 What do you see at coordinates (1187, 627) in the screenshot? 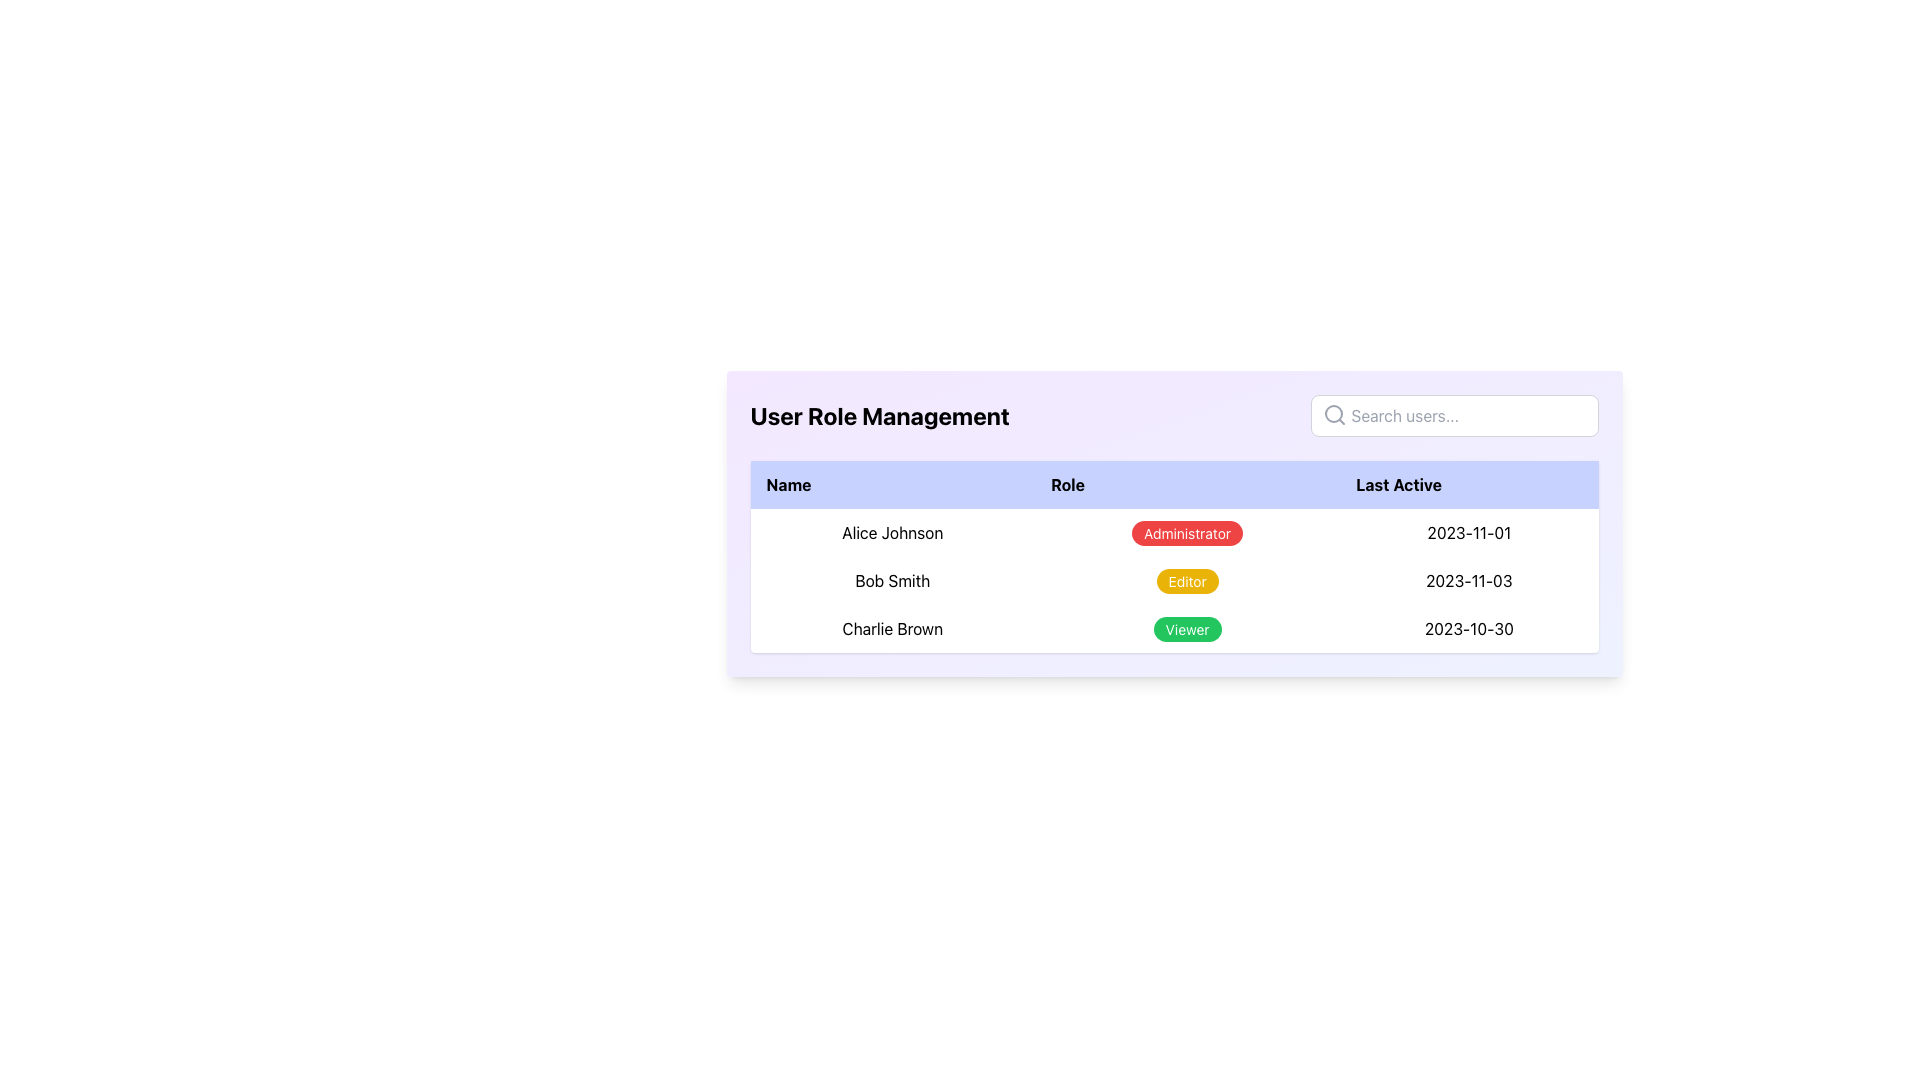
I see `the 'Role' label indicating the status of 'Charlie Brown' in the third row of the table` at bounding box center [1187, 627].